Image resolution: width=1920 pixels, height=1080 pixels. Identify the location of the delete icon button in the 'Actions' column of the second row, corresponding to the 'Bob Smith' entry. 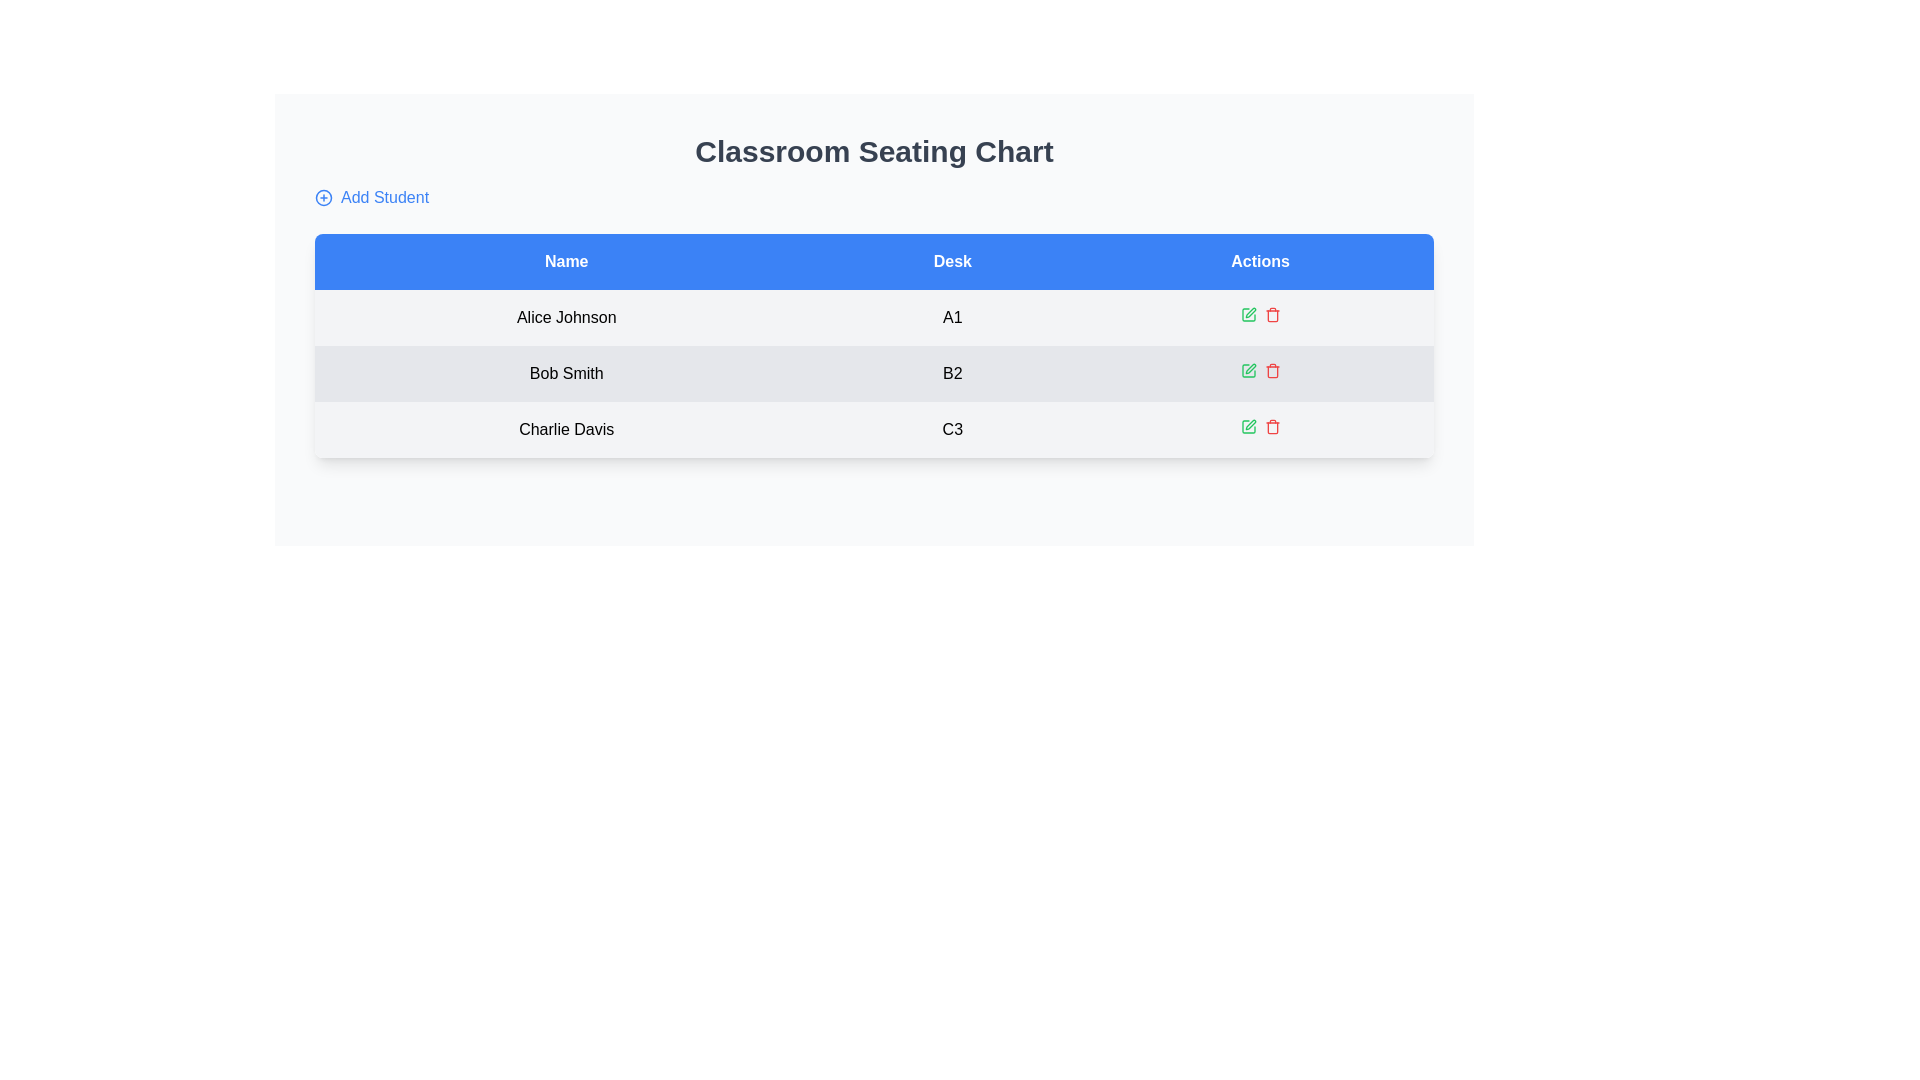
(1271, 370).